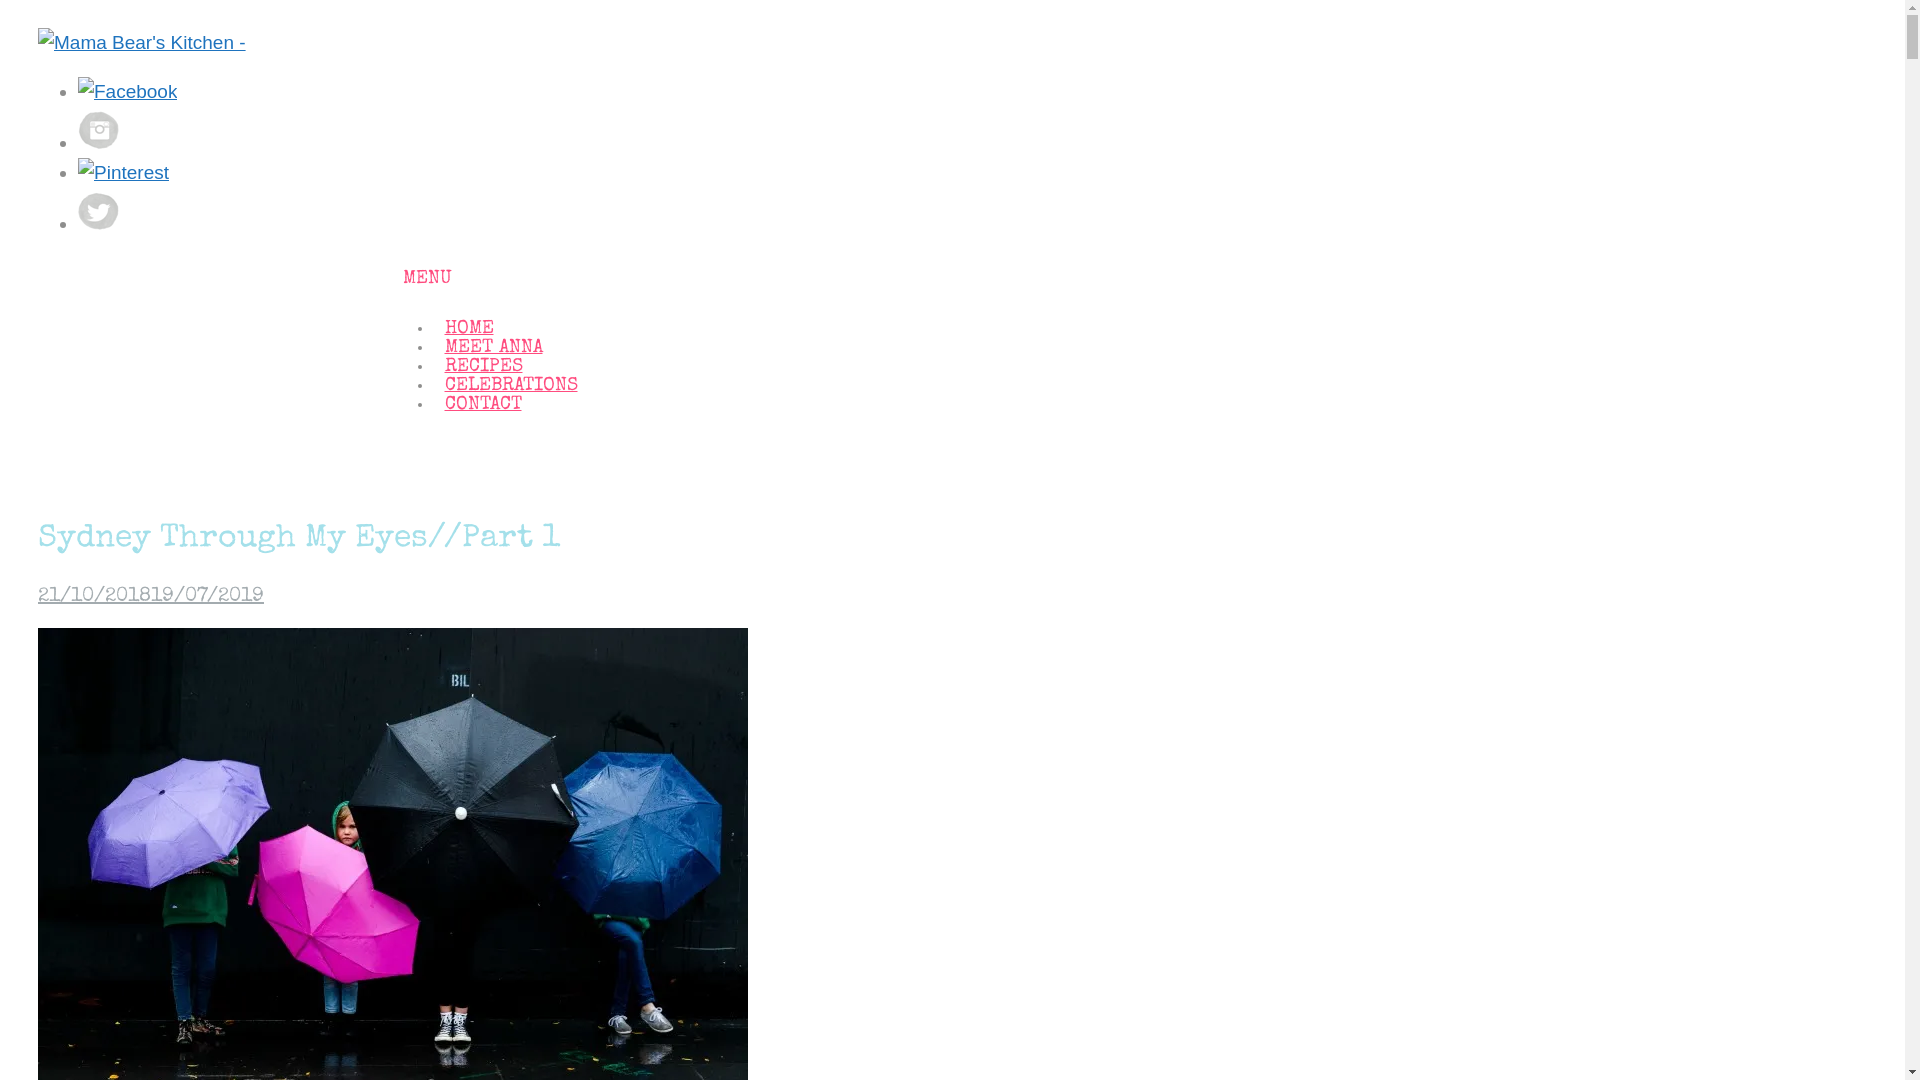 The width and height of the screenshot is (1920, 1080). Describe the element at coordinates (413, 312) in the screenshot. I see `'SKIP TO CONTENT'` at that location.